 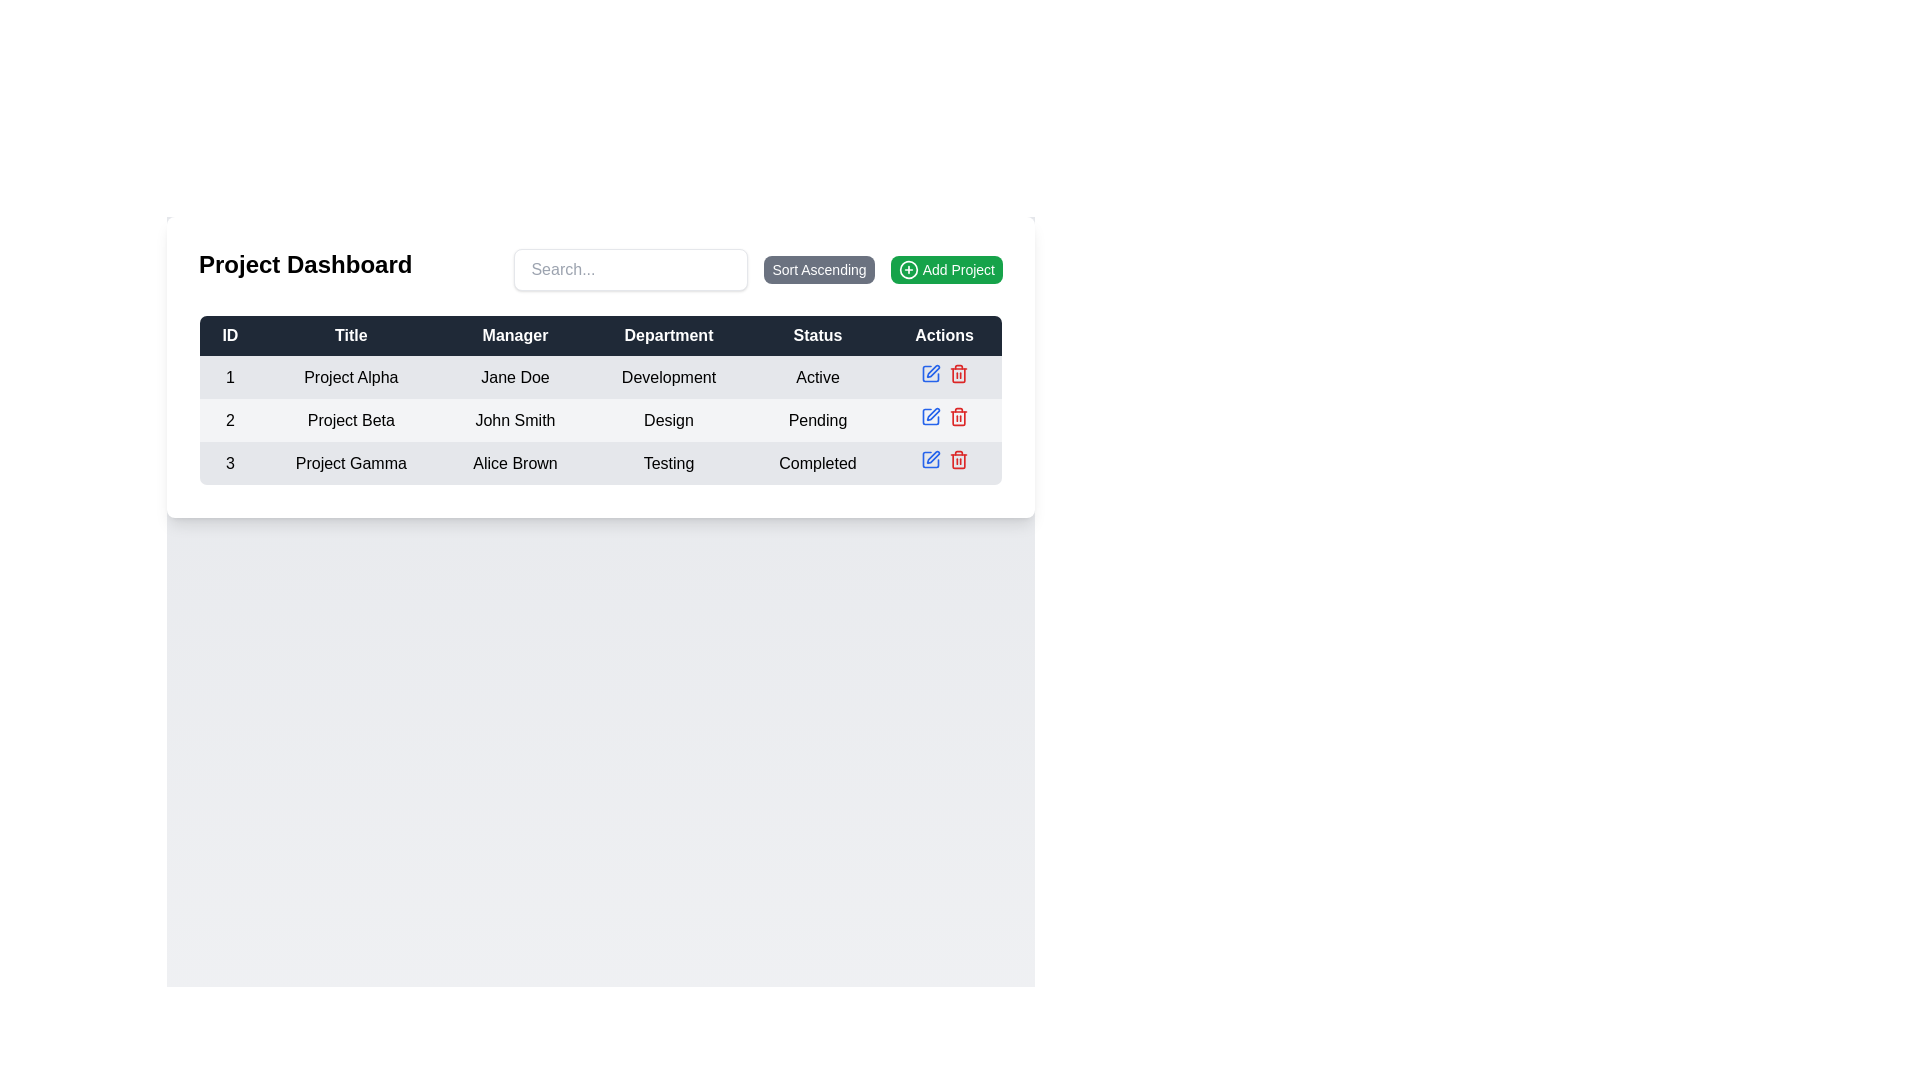 I want to click on the pen-shaped icon button located in the 'Actions' column of the second row in the table next to 'Project Beta', so click(x=932, y=413).